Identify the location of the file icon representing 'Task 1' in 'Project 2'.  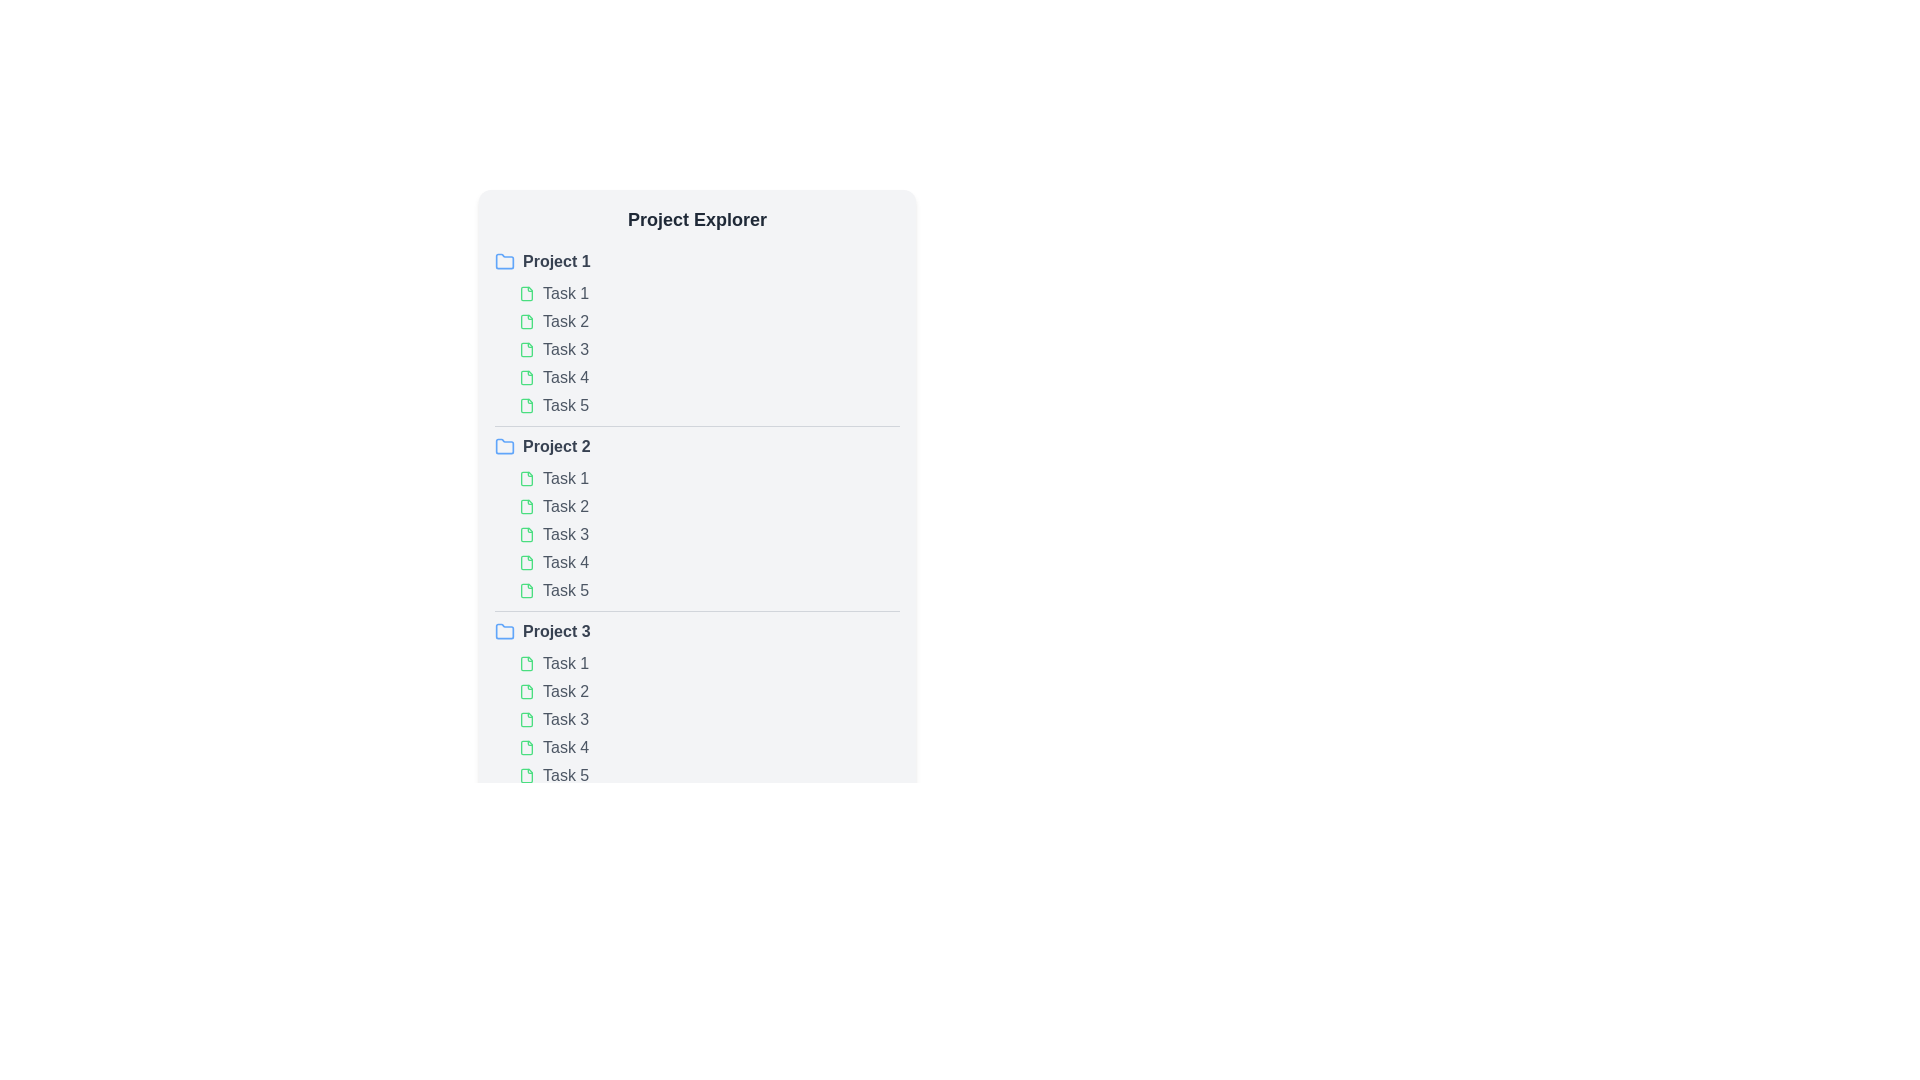
(527, 478).